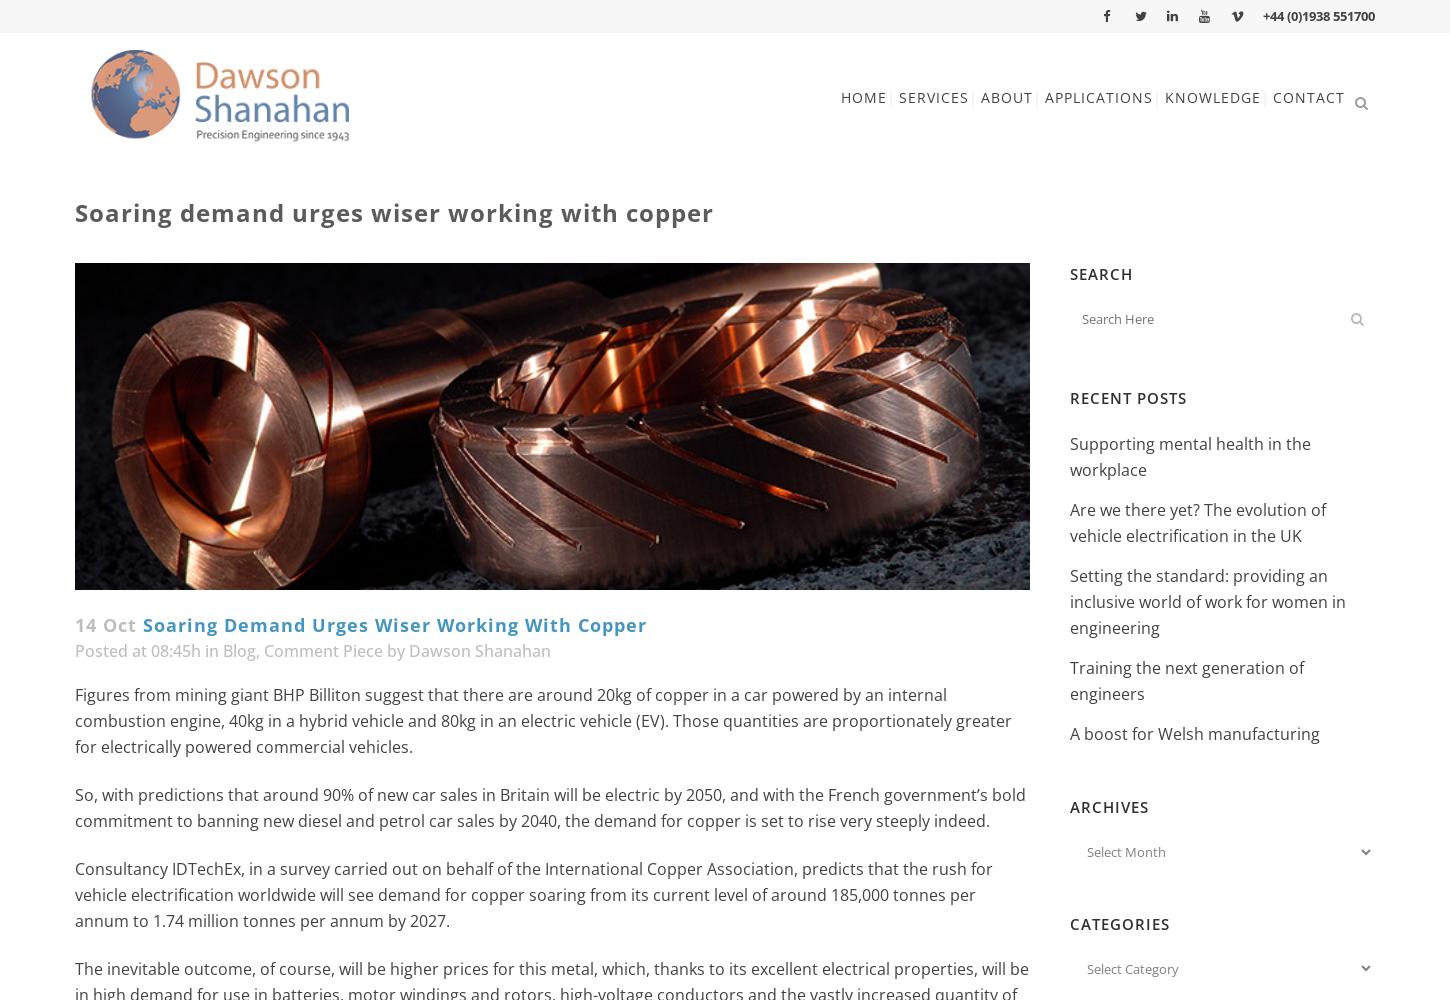 The height and width of the screenshot is (1000, 1450). What do you see at coordinates (238, 651) in the screenshot?
I see `'Blog'` at bounding box center [238, 651].